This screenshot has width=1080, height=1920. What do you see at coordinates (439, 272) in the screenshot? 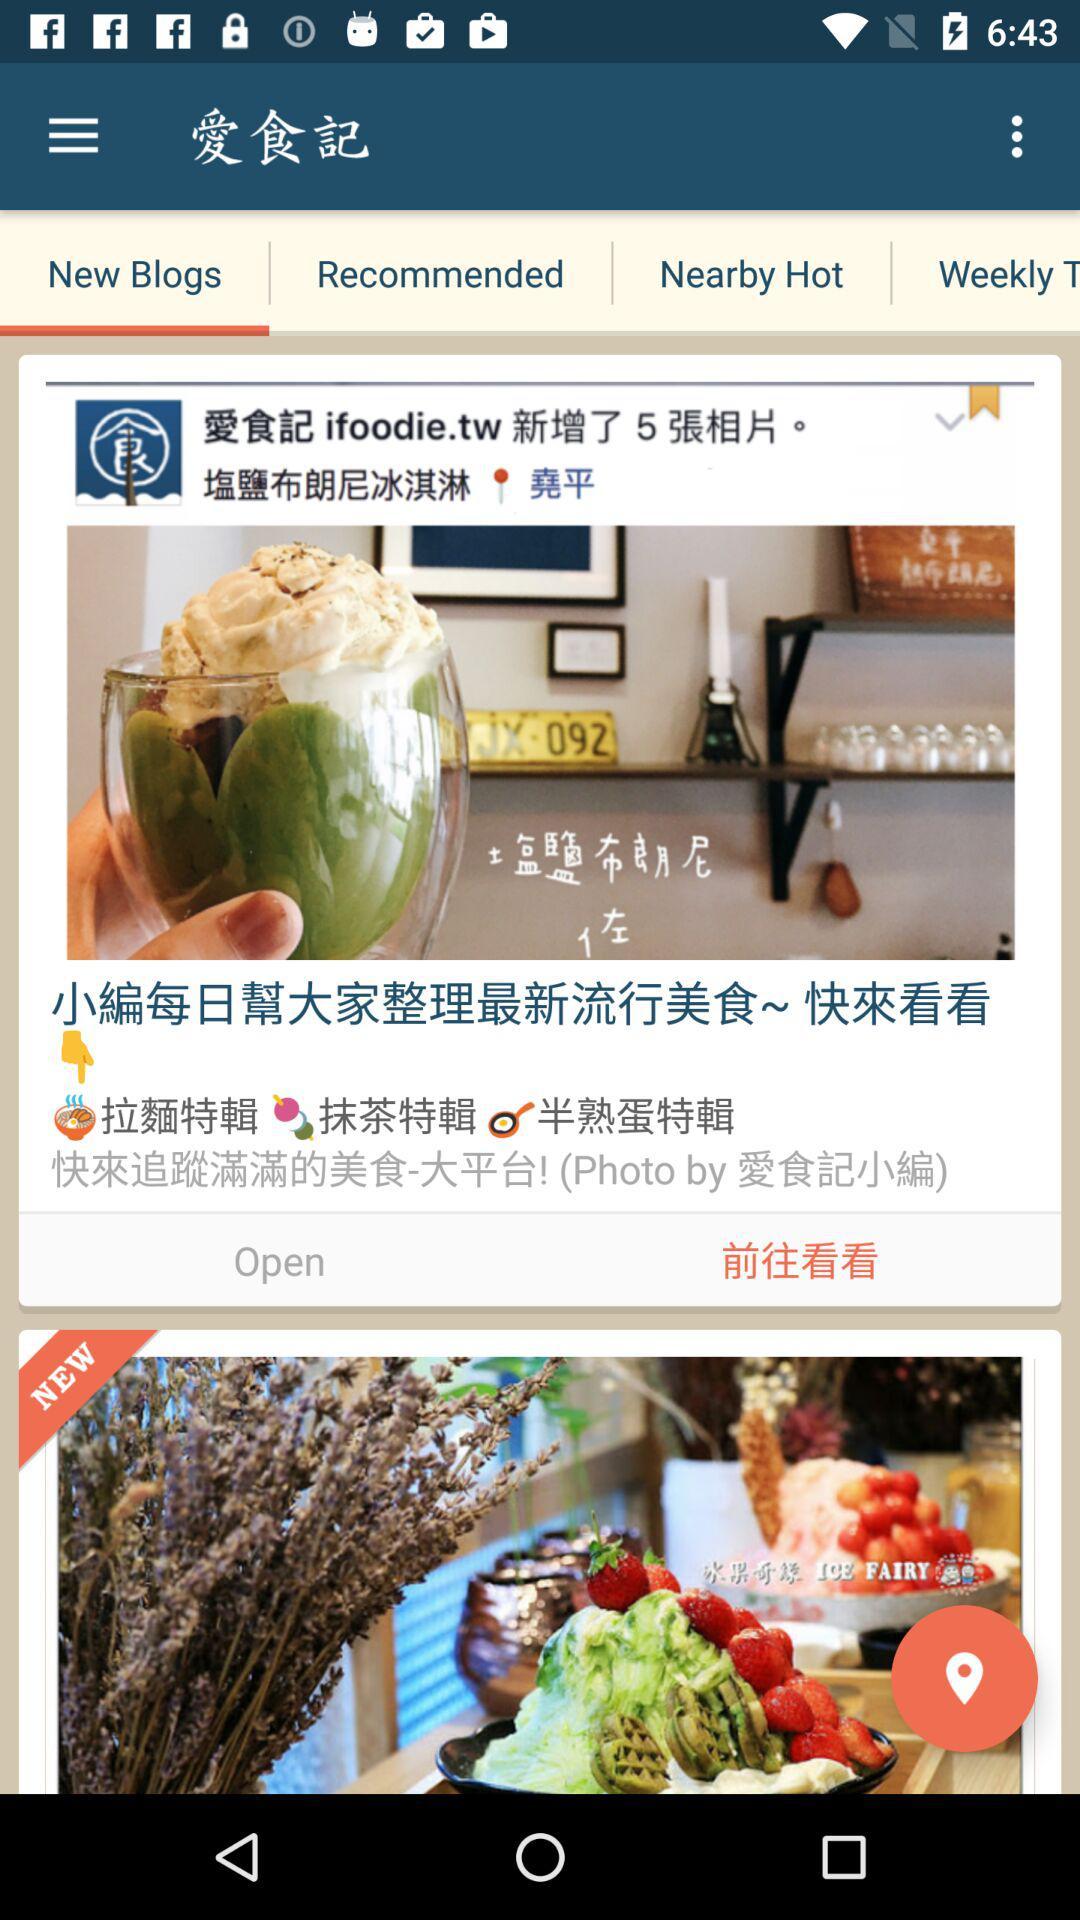
I see `recommended icon` at bounding box center [439, 272].